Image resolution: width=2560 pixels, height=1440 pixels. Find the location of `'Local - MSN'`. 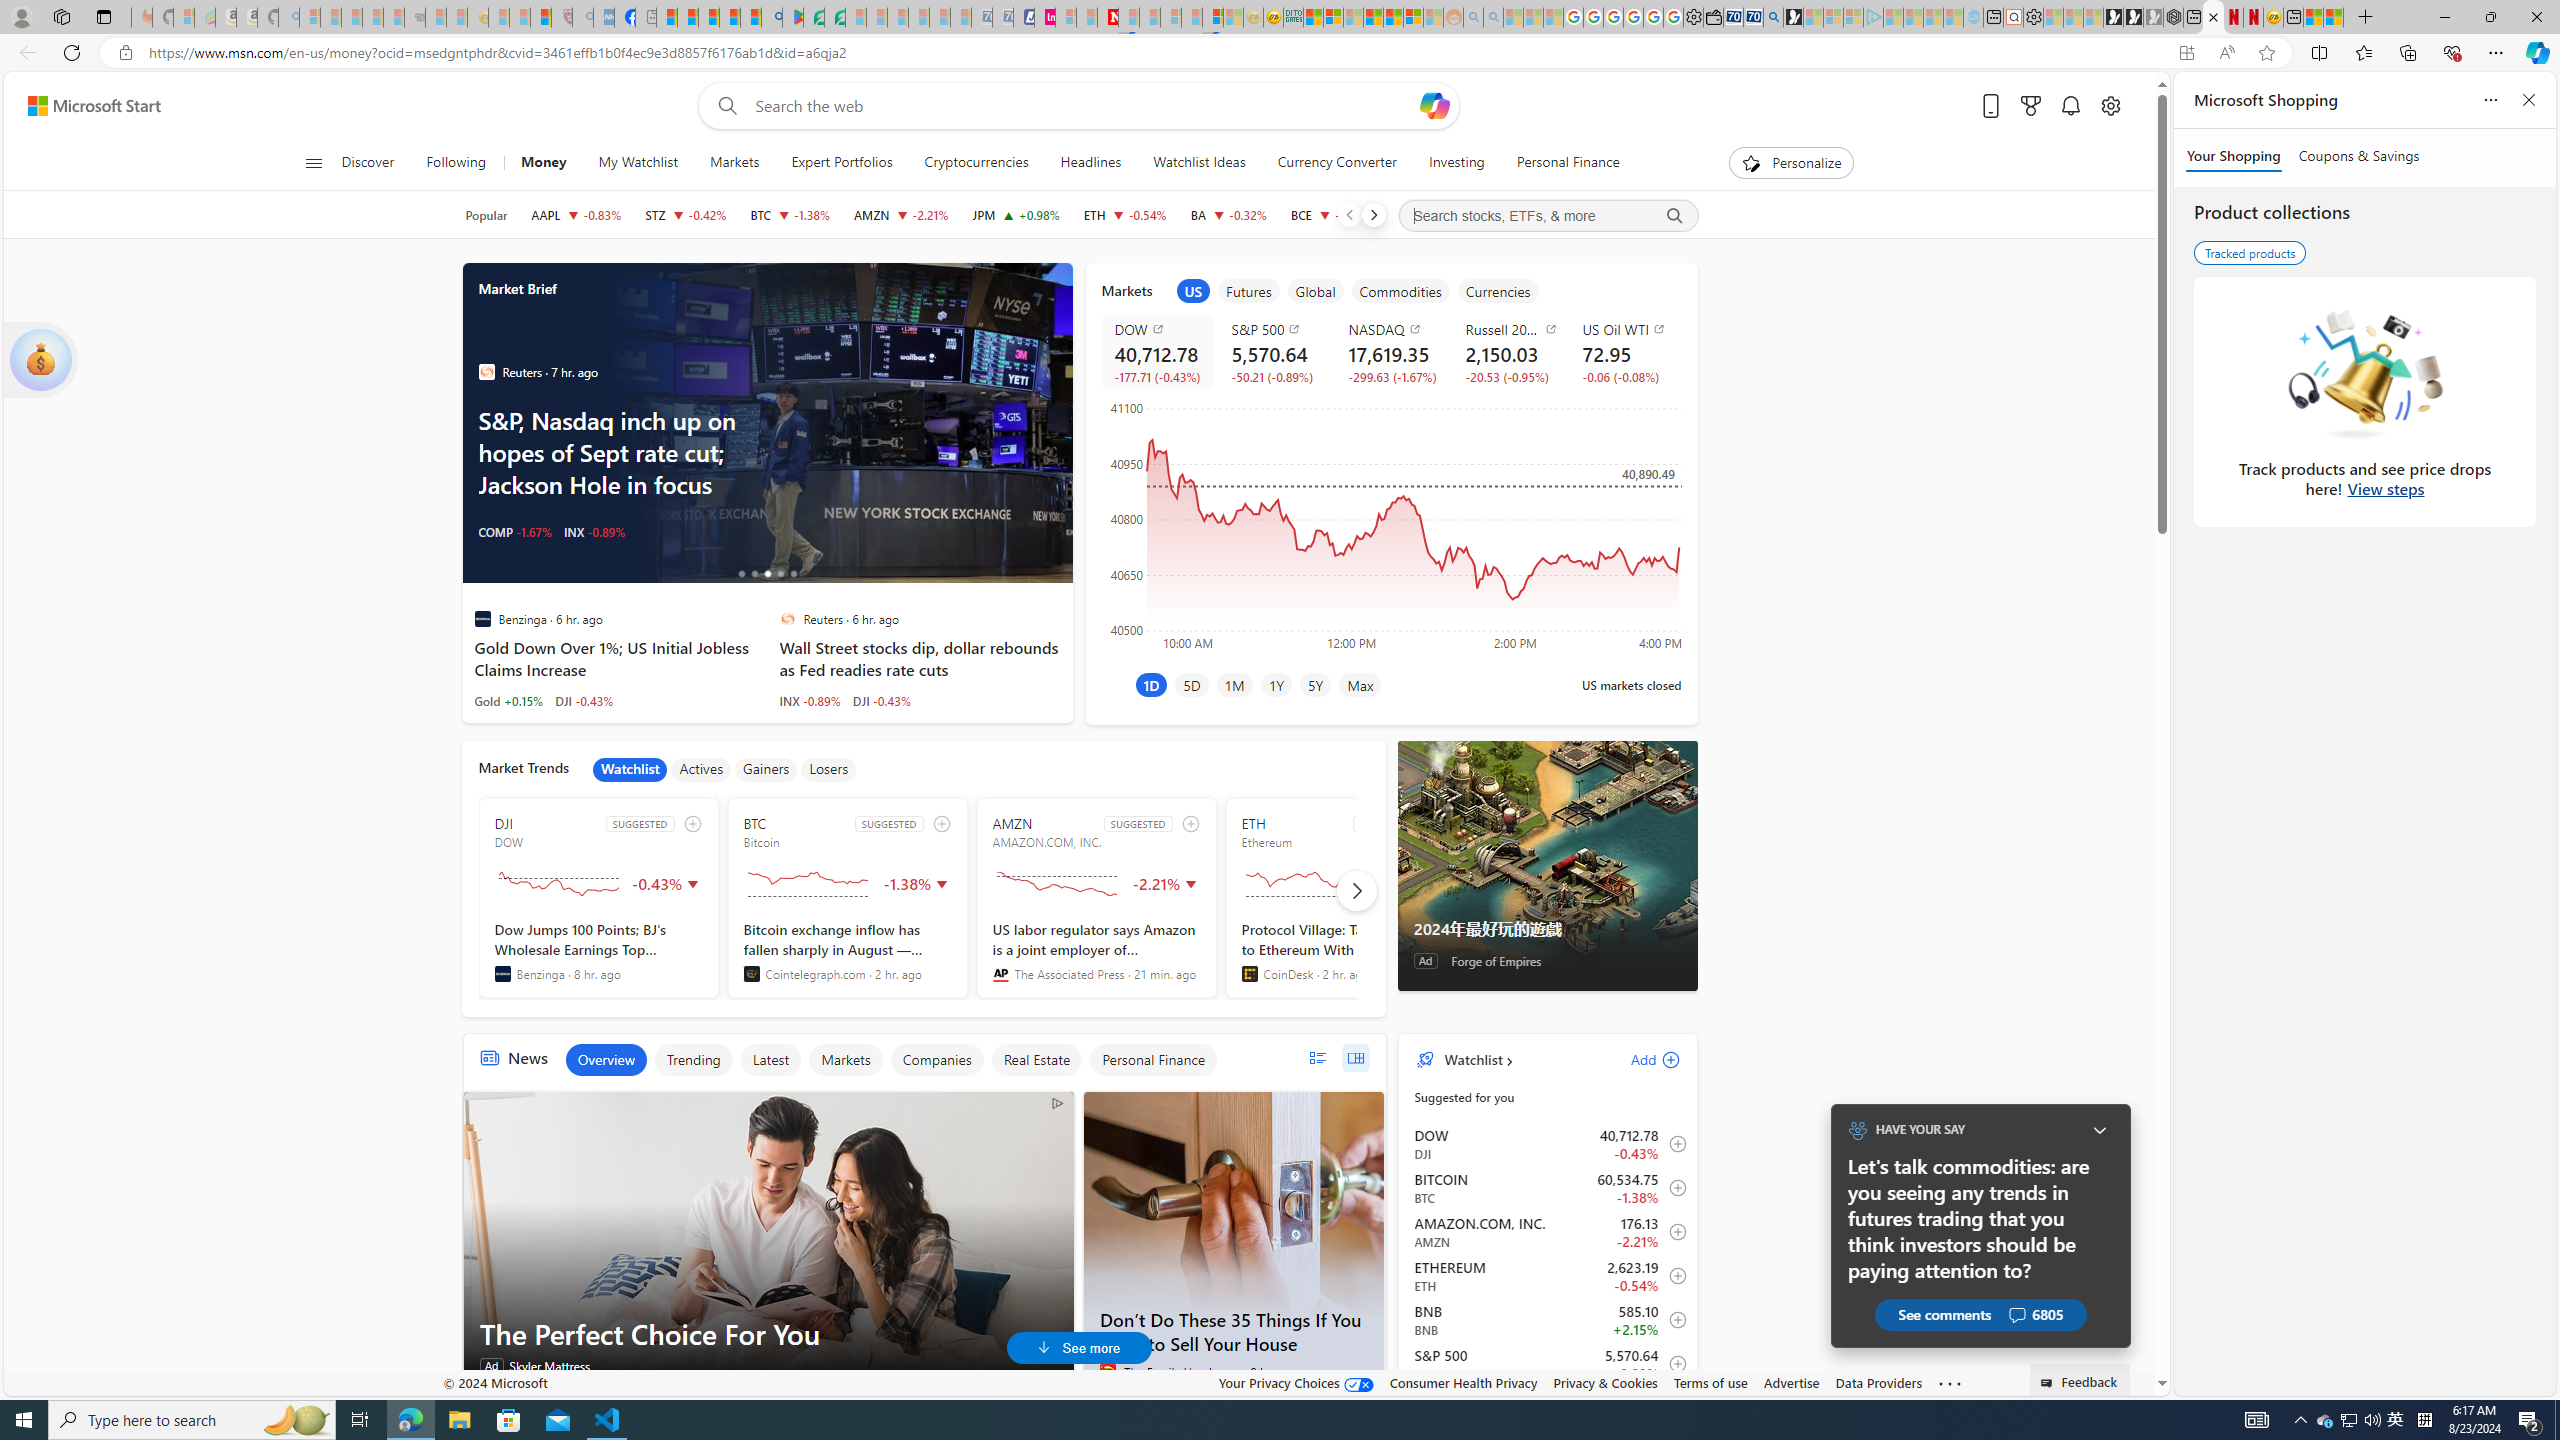

'Local - MSN' is located at coordinates (541, 16).